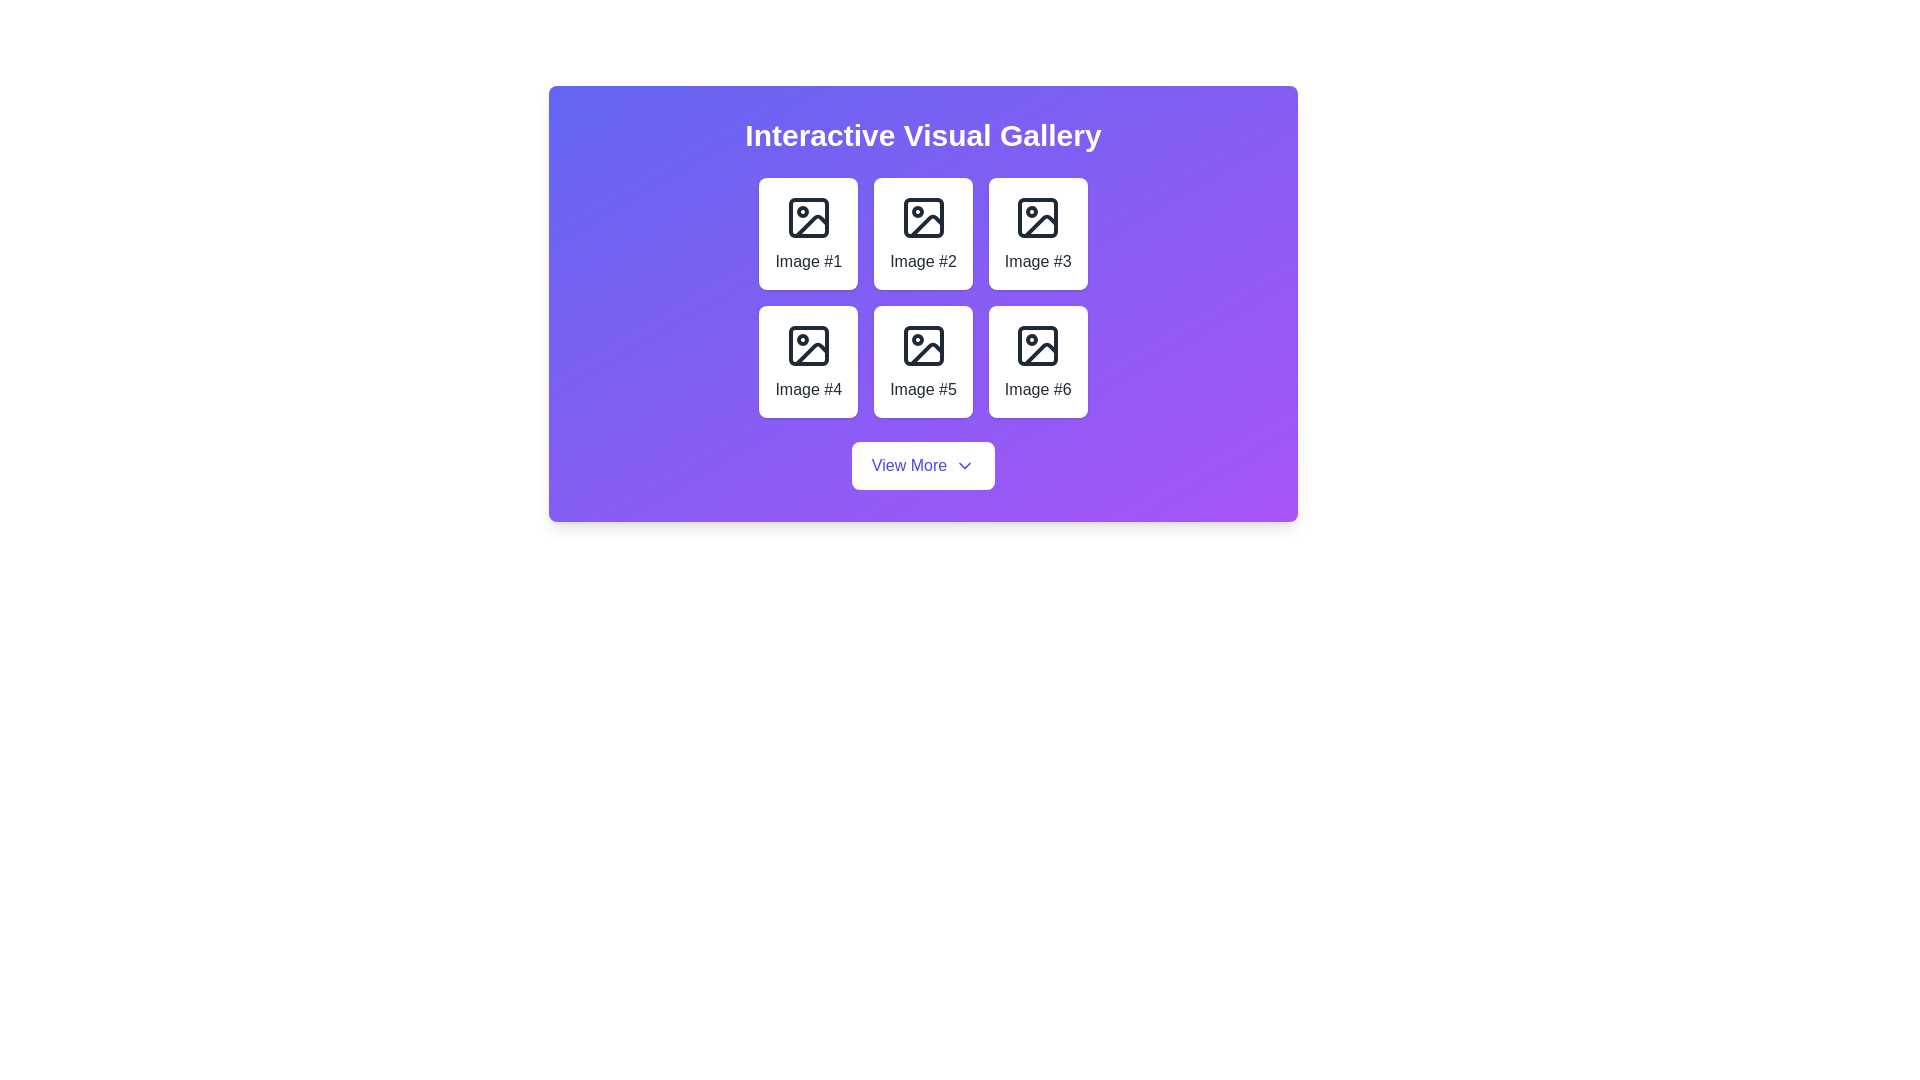  I want to click on the text label reading 'Image #3' located in the first row and third column of a 2x3 grid layout, positioned below an image icon, so click(1038, 261).